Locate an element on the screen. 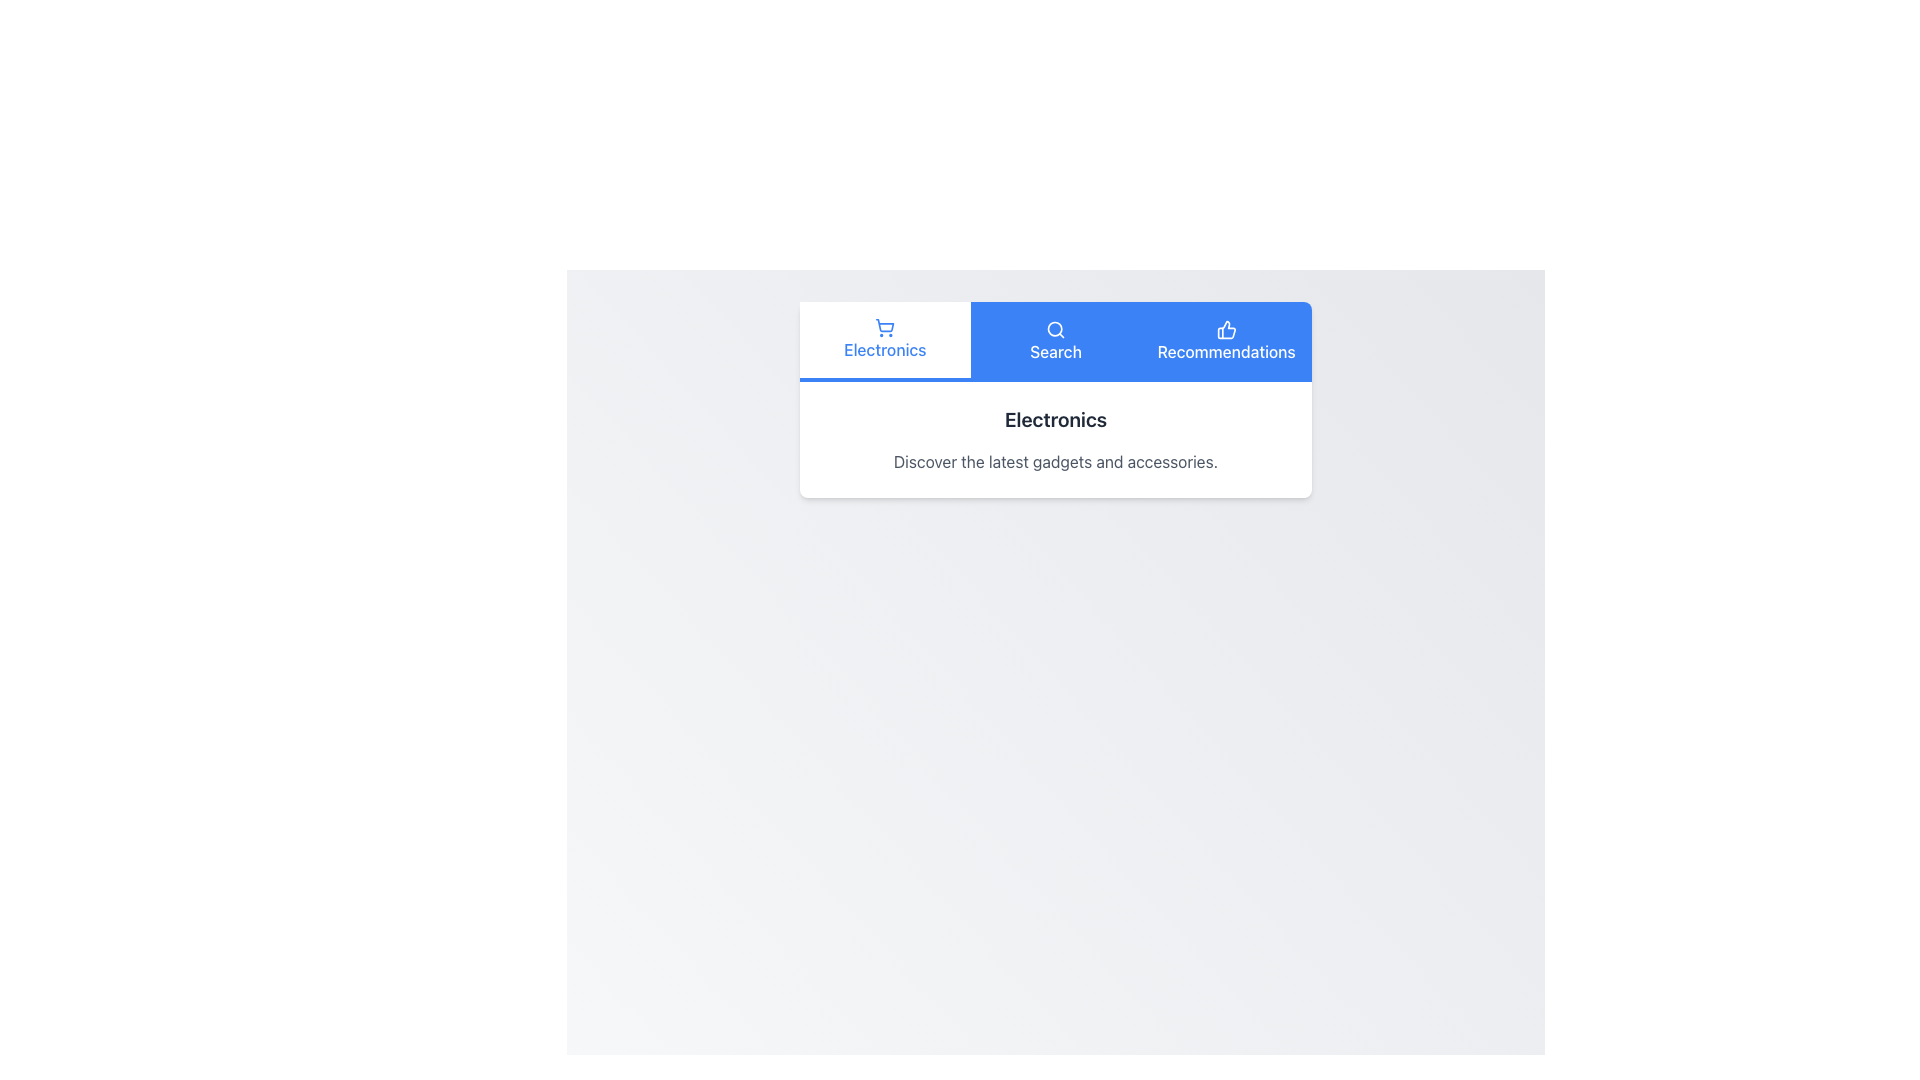  the shopping cart icon located in the navigation bar above the 'Electronics' section is located at coordinates (884, 326).